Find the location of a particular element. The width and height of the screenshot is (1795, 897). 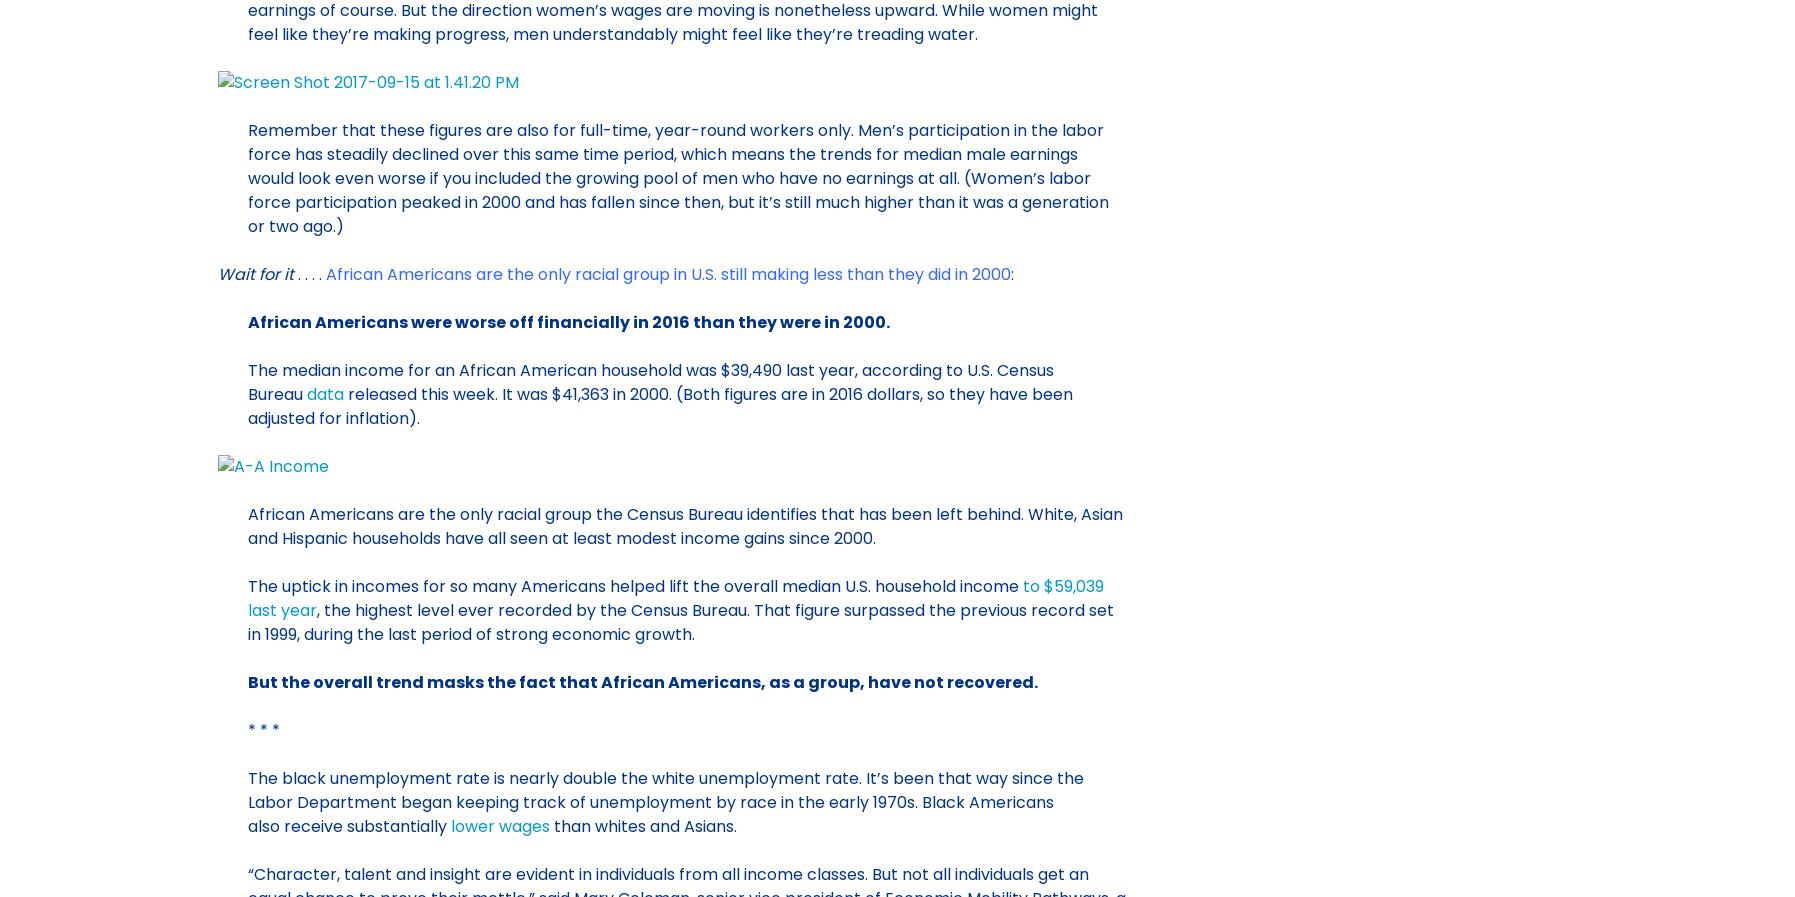

'released this week. It was $41,363 in 2000. (Both figures are in 2016 dollars, so they have been adjusted for inflation).' is located at coordinates (658, 404).